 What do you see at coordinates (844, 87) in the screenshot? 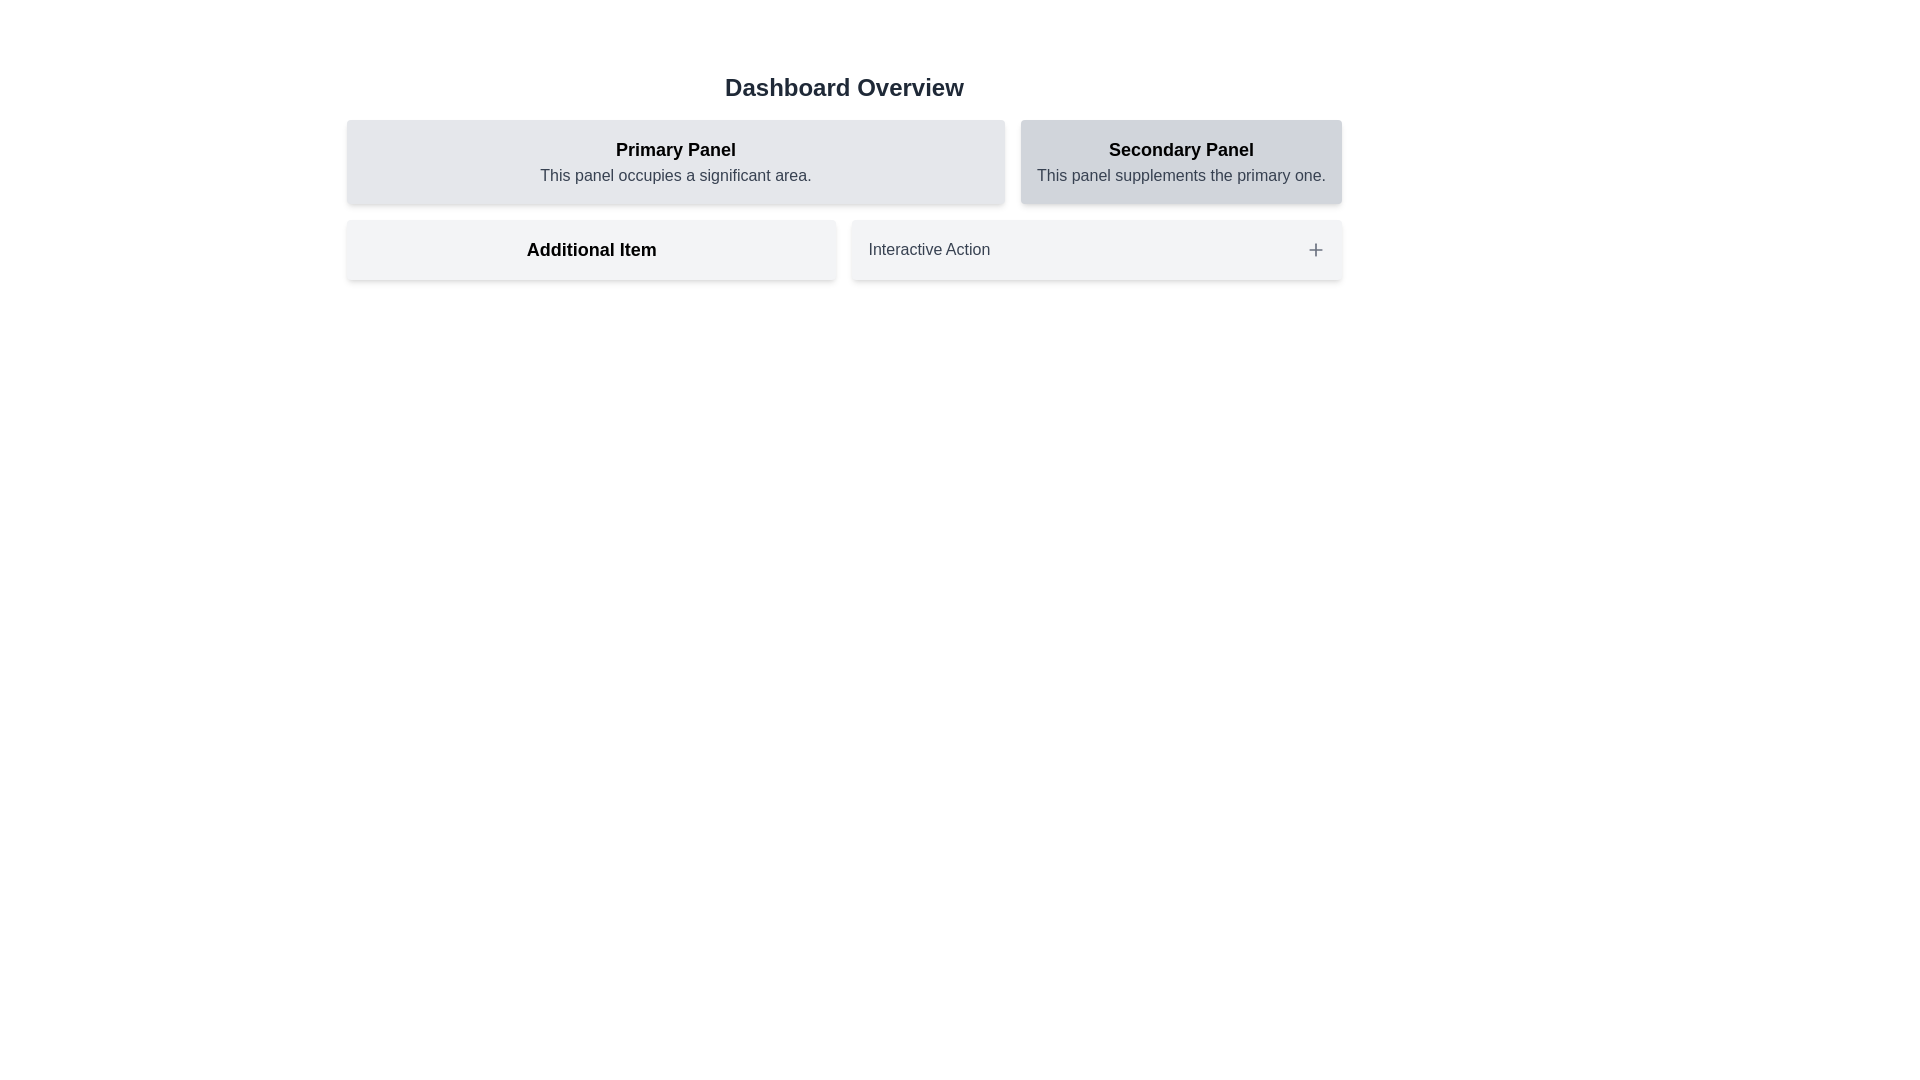
I see `text block displaying 'Dashboard Overview' which is a bold and large font style at the top of the layout` at bounding box center [844, 87].